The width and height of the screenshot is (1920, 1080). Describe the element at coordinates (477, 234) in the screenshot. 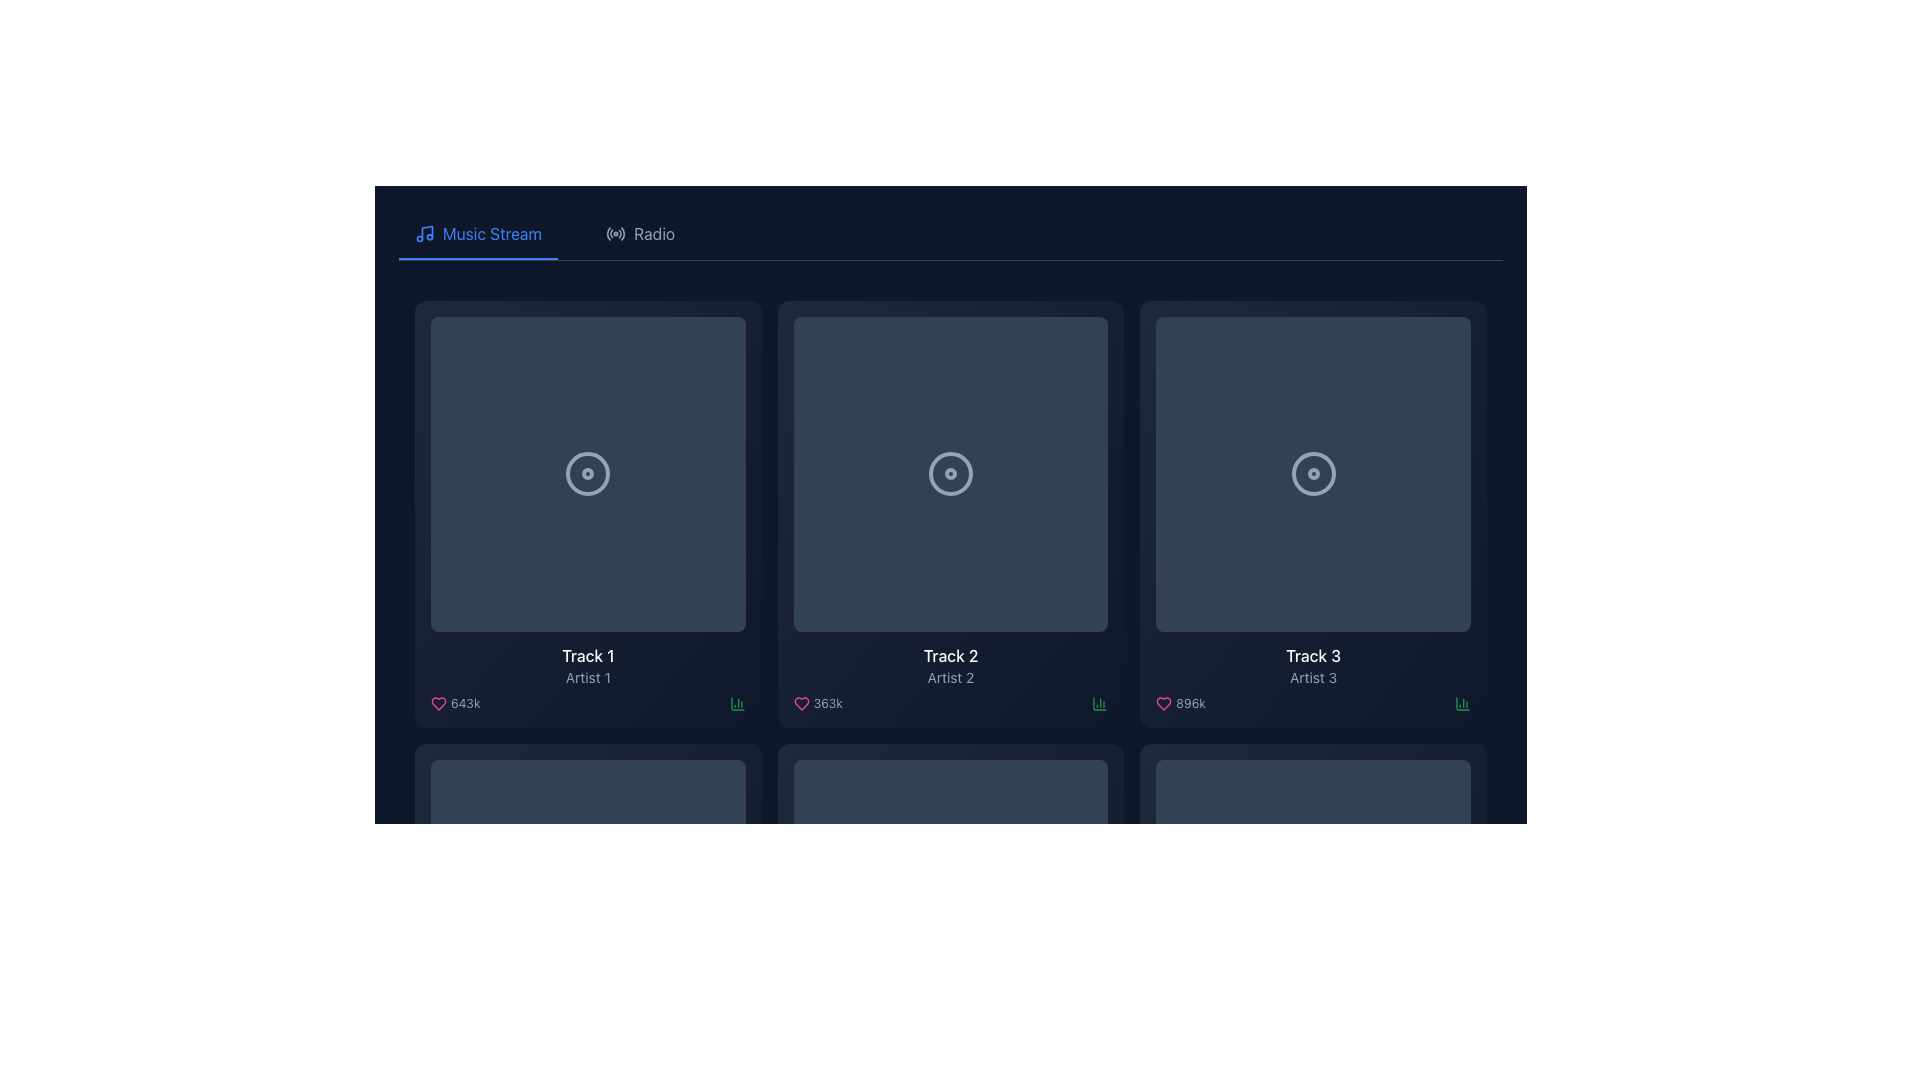

I see `the active 'Music Stream' navigation tab, which is styled in blue with a music note icon and is the first tab in the navigation bar` at that location.